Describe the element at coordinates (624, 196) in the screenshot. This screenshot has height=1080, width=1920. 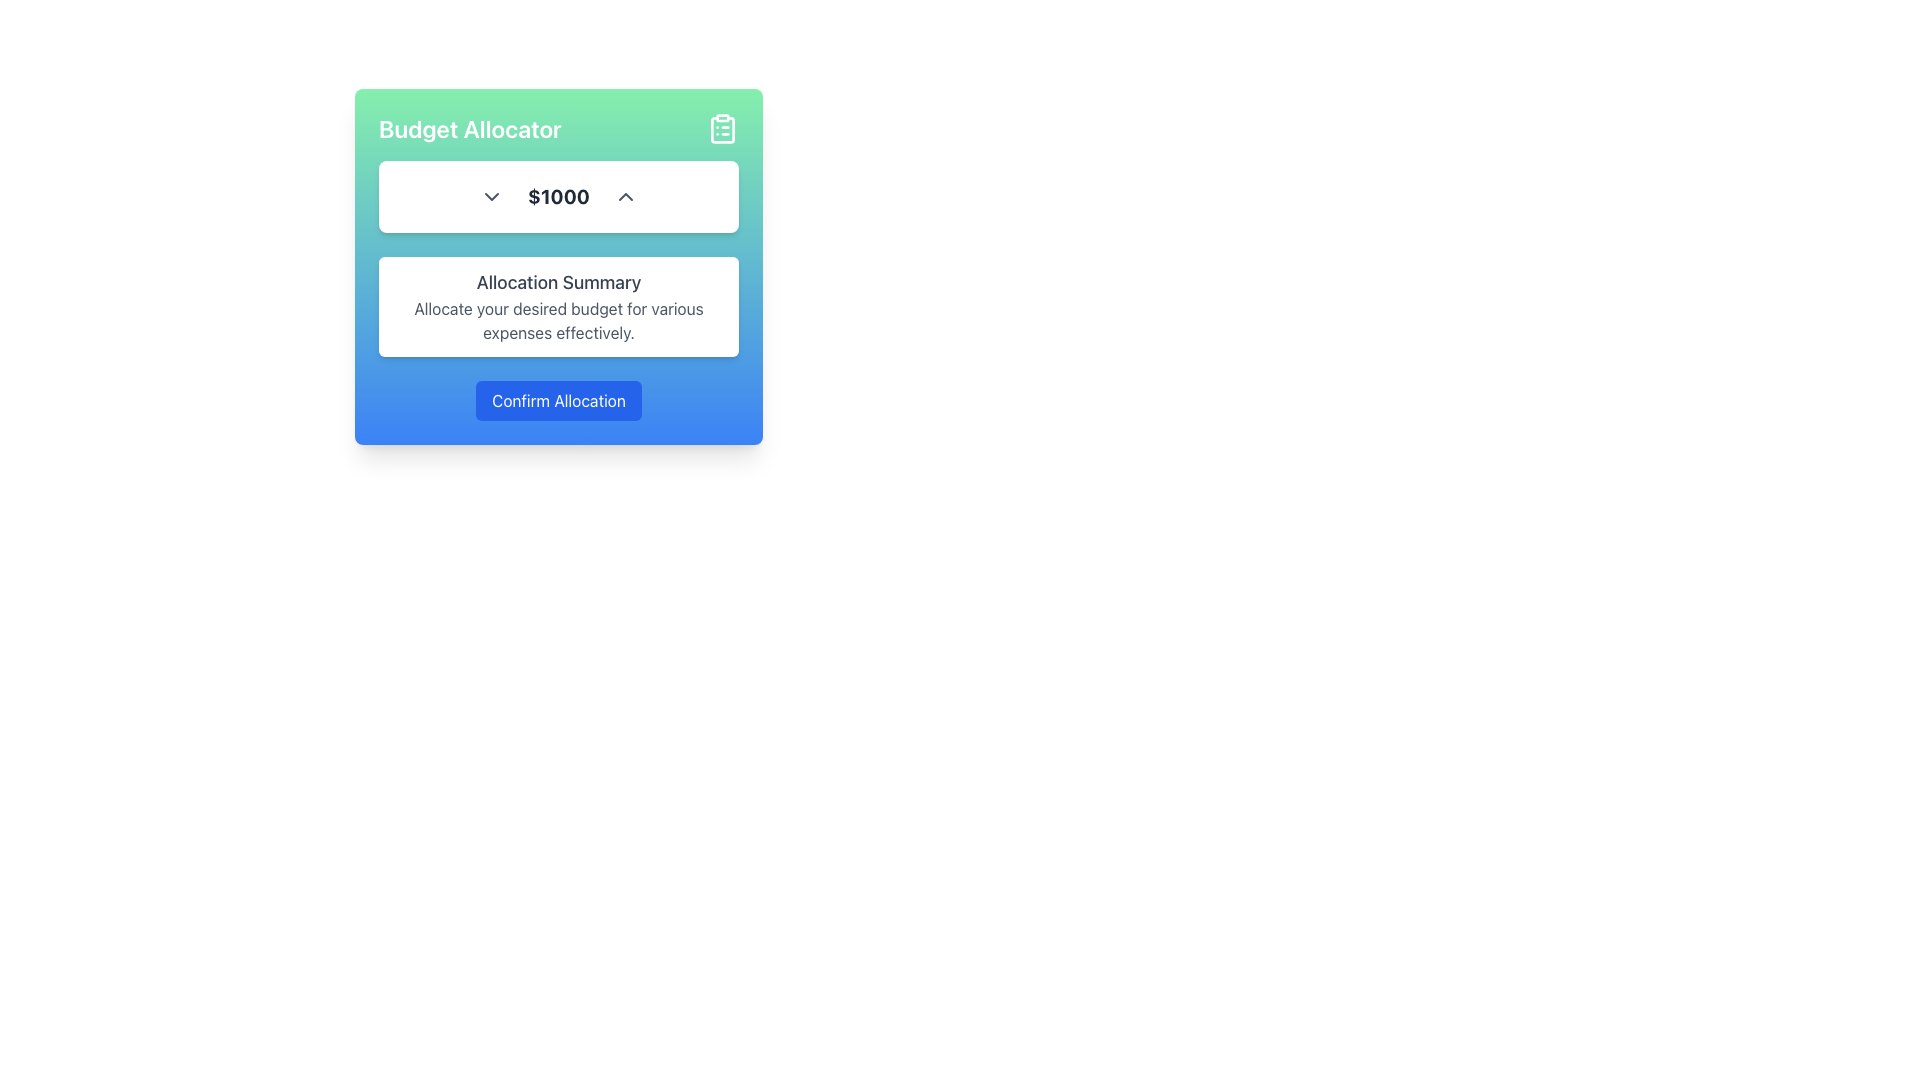
I see `the Chevron icon button located above the amount displayed ($1000)` at that location.